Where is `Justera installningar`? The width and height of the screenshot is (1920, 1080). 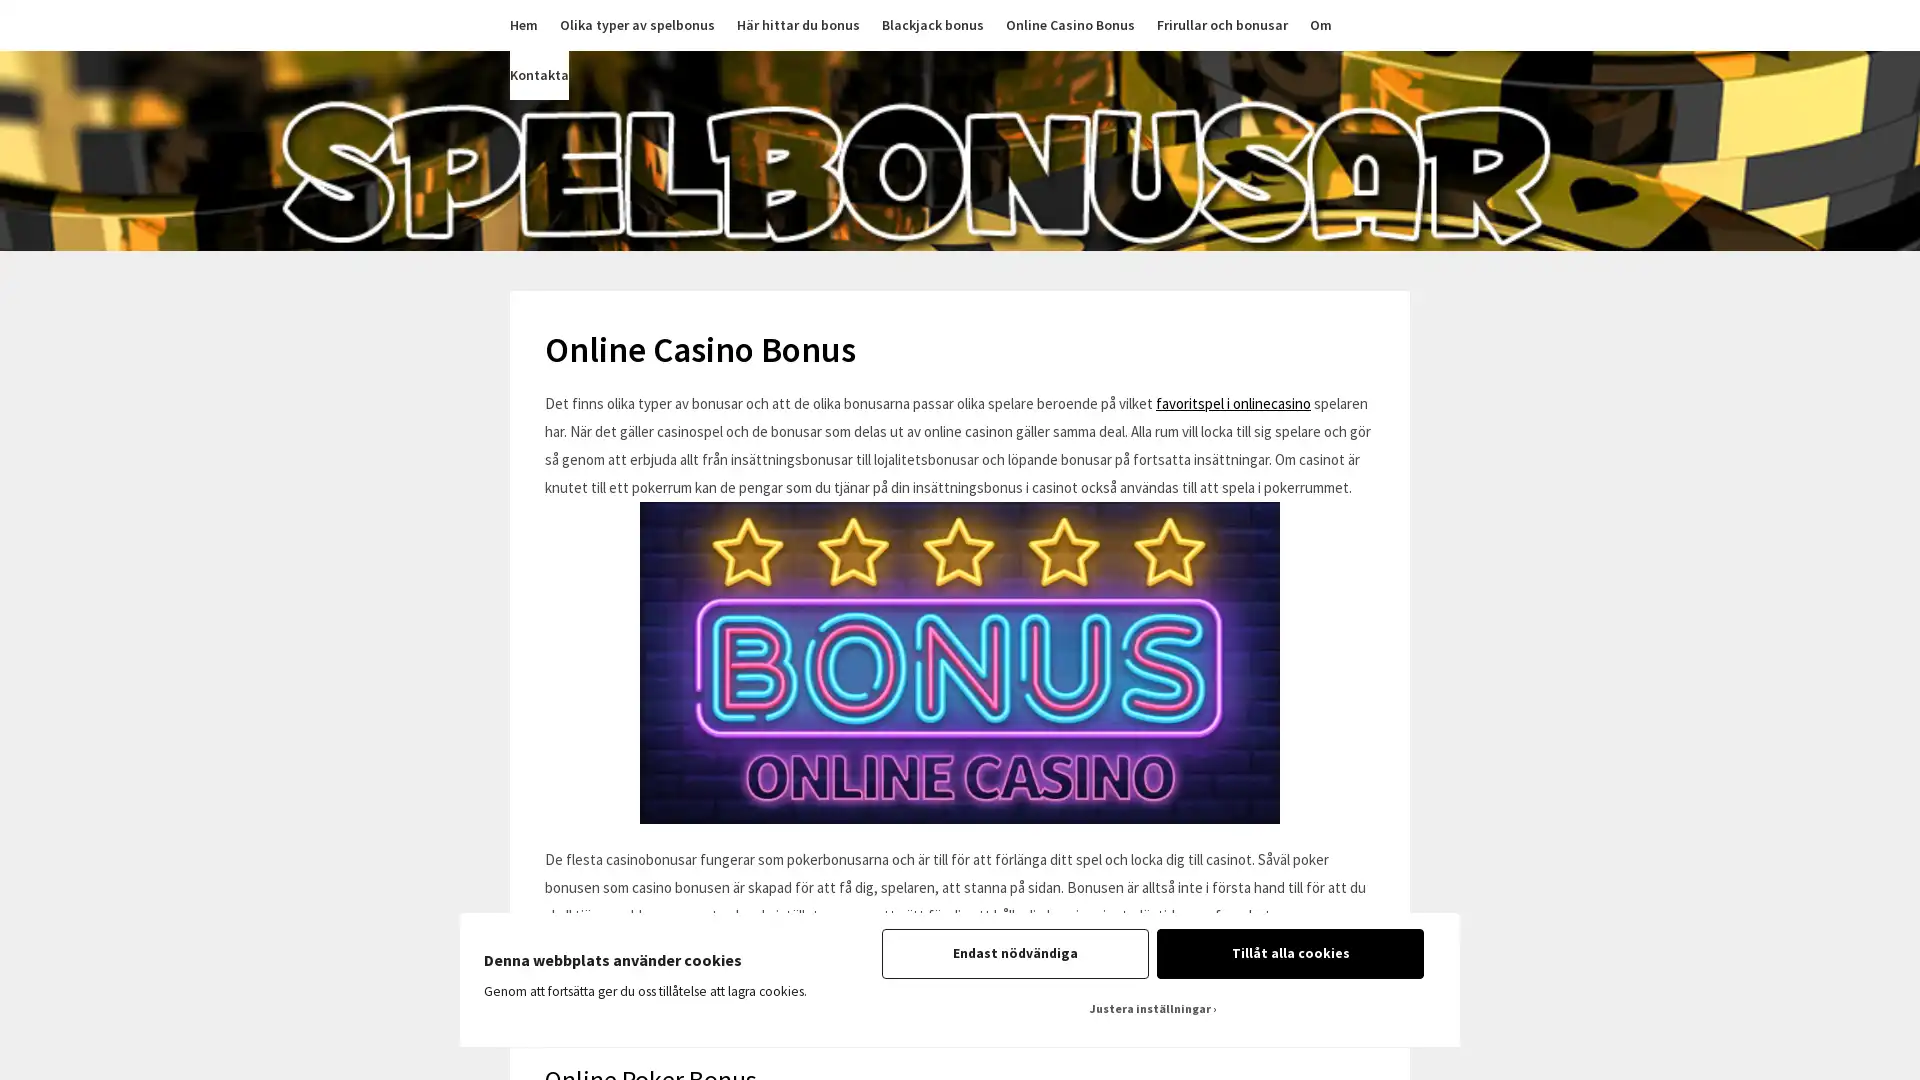 Justera installningar is located at coordinates (1152, 1009).